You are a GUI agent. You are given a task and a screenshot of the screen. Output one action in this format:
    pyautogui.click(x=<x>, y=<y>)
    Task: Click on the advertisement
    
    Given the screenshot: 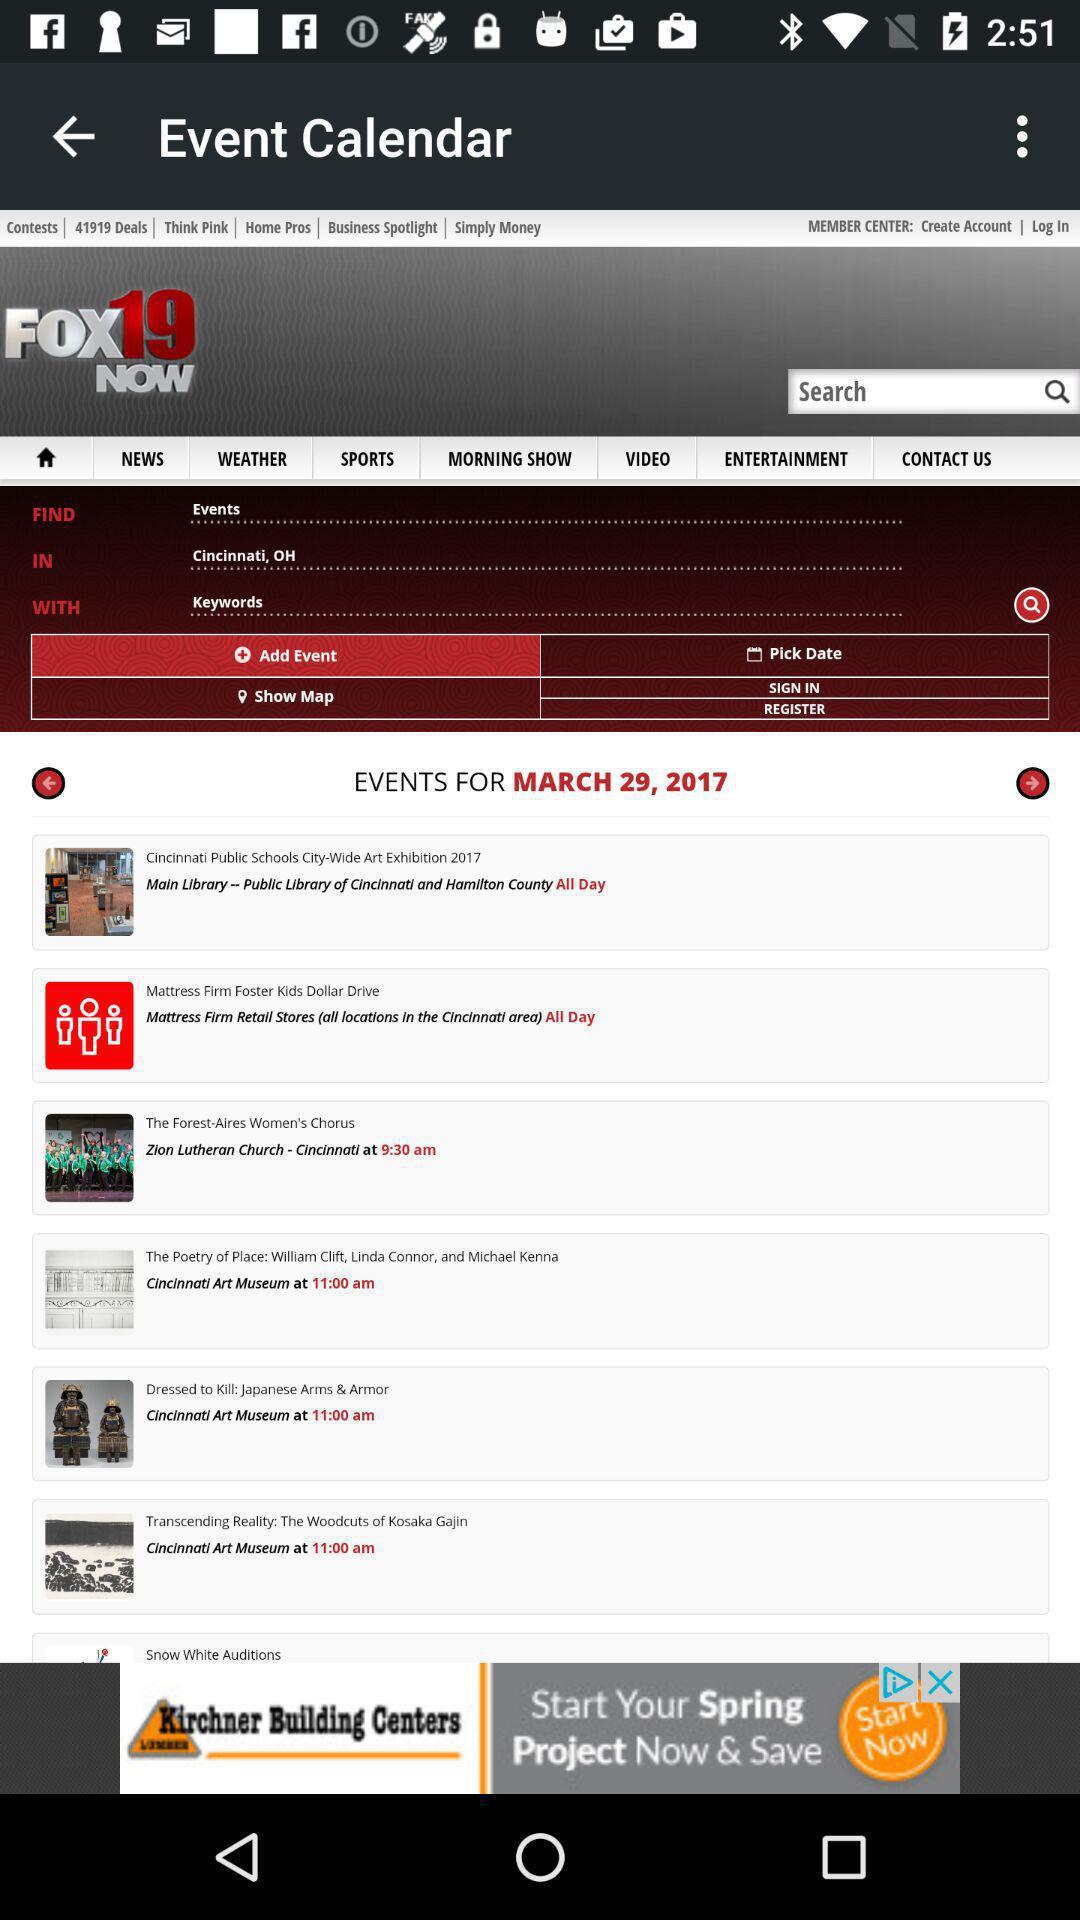 What is the action you would take?
    pyautogui.click(x=540, y=1727)
    